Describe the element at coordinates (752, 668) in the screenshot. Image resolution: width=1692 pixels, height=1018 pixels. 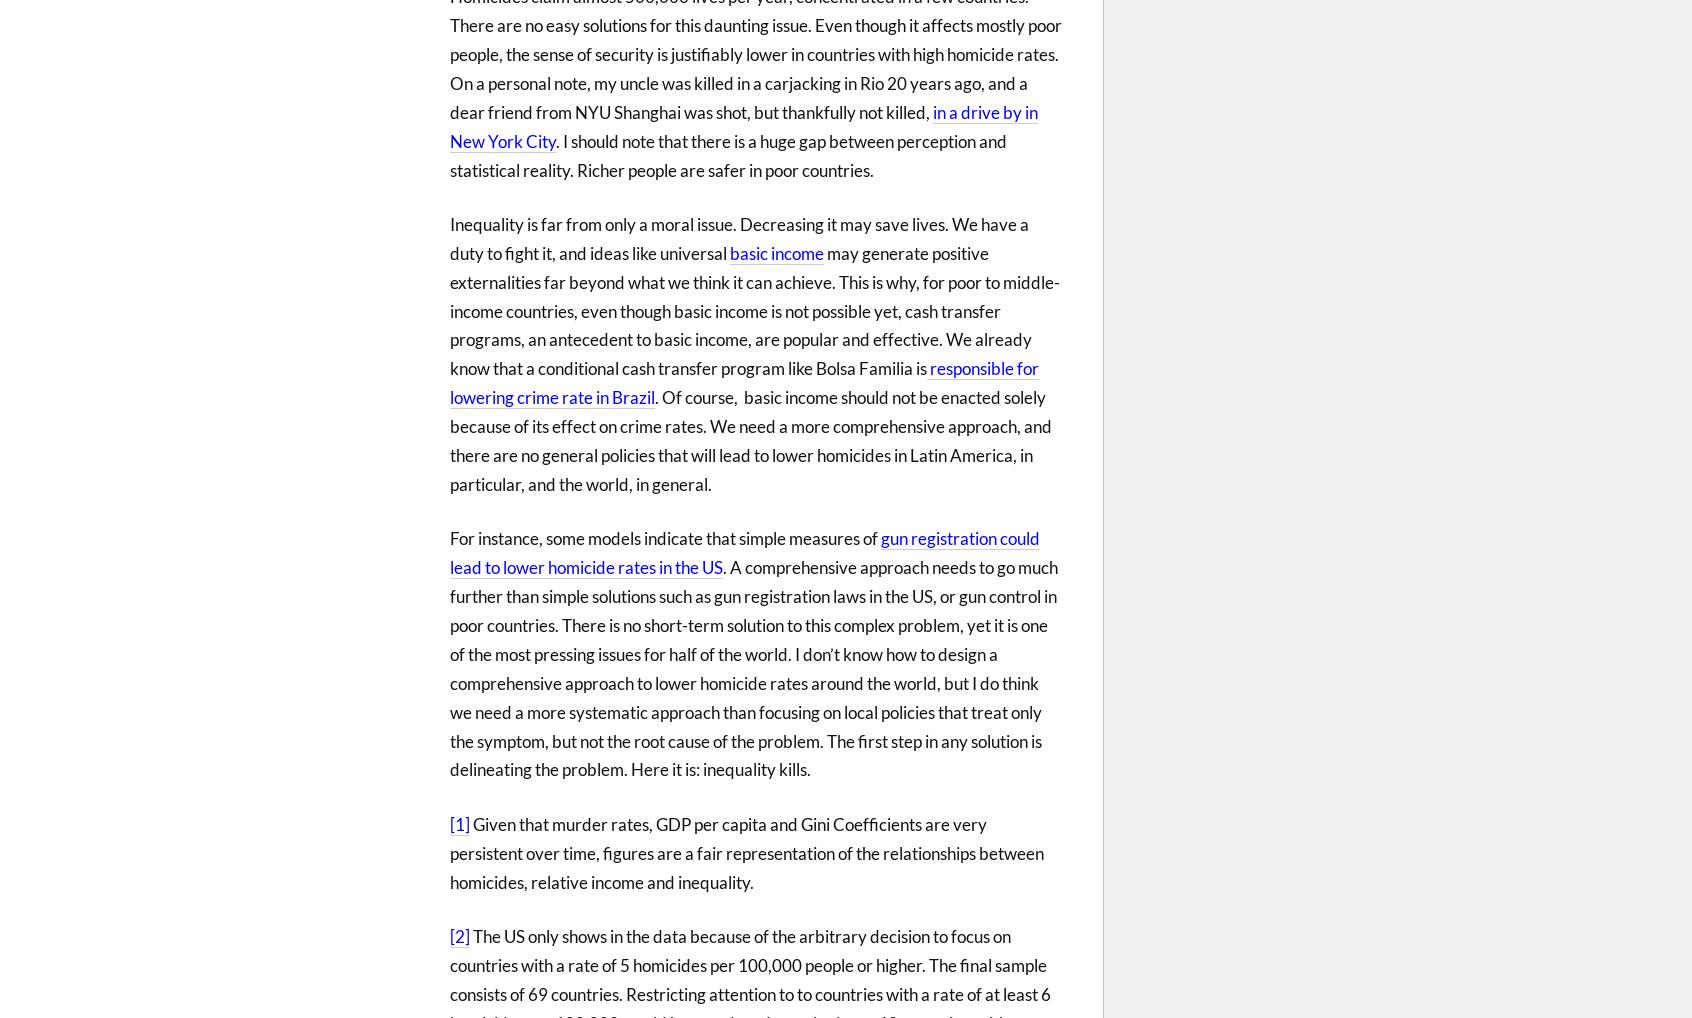
I see `'. A comprehensive approach needs to go much further than simple solutions such as gun registration laws in the US, or gun control in poor countries. There is no short-term solution to this complex problem, yet it is one of the most pressing issues for half of the world. I don’t know how to design a comprehensive approach to lower homicide rates around the world, but I do think we need a more systematic approach than focusing on local policies that treat only the symptom, but not the root cause of the problem. The first step in any solution is delineating the problem. Here it is: inequality kills.'` at that location.